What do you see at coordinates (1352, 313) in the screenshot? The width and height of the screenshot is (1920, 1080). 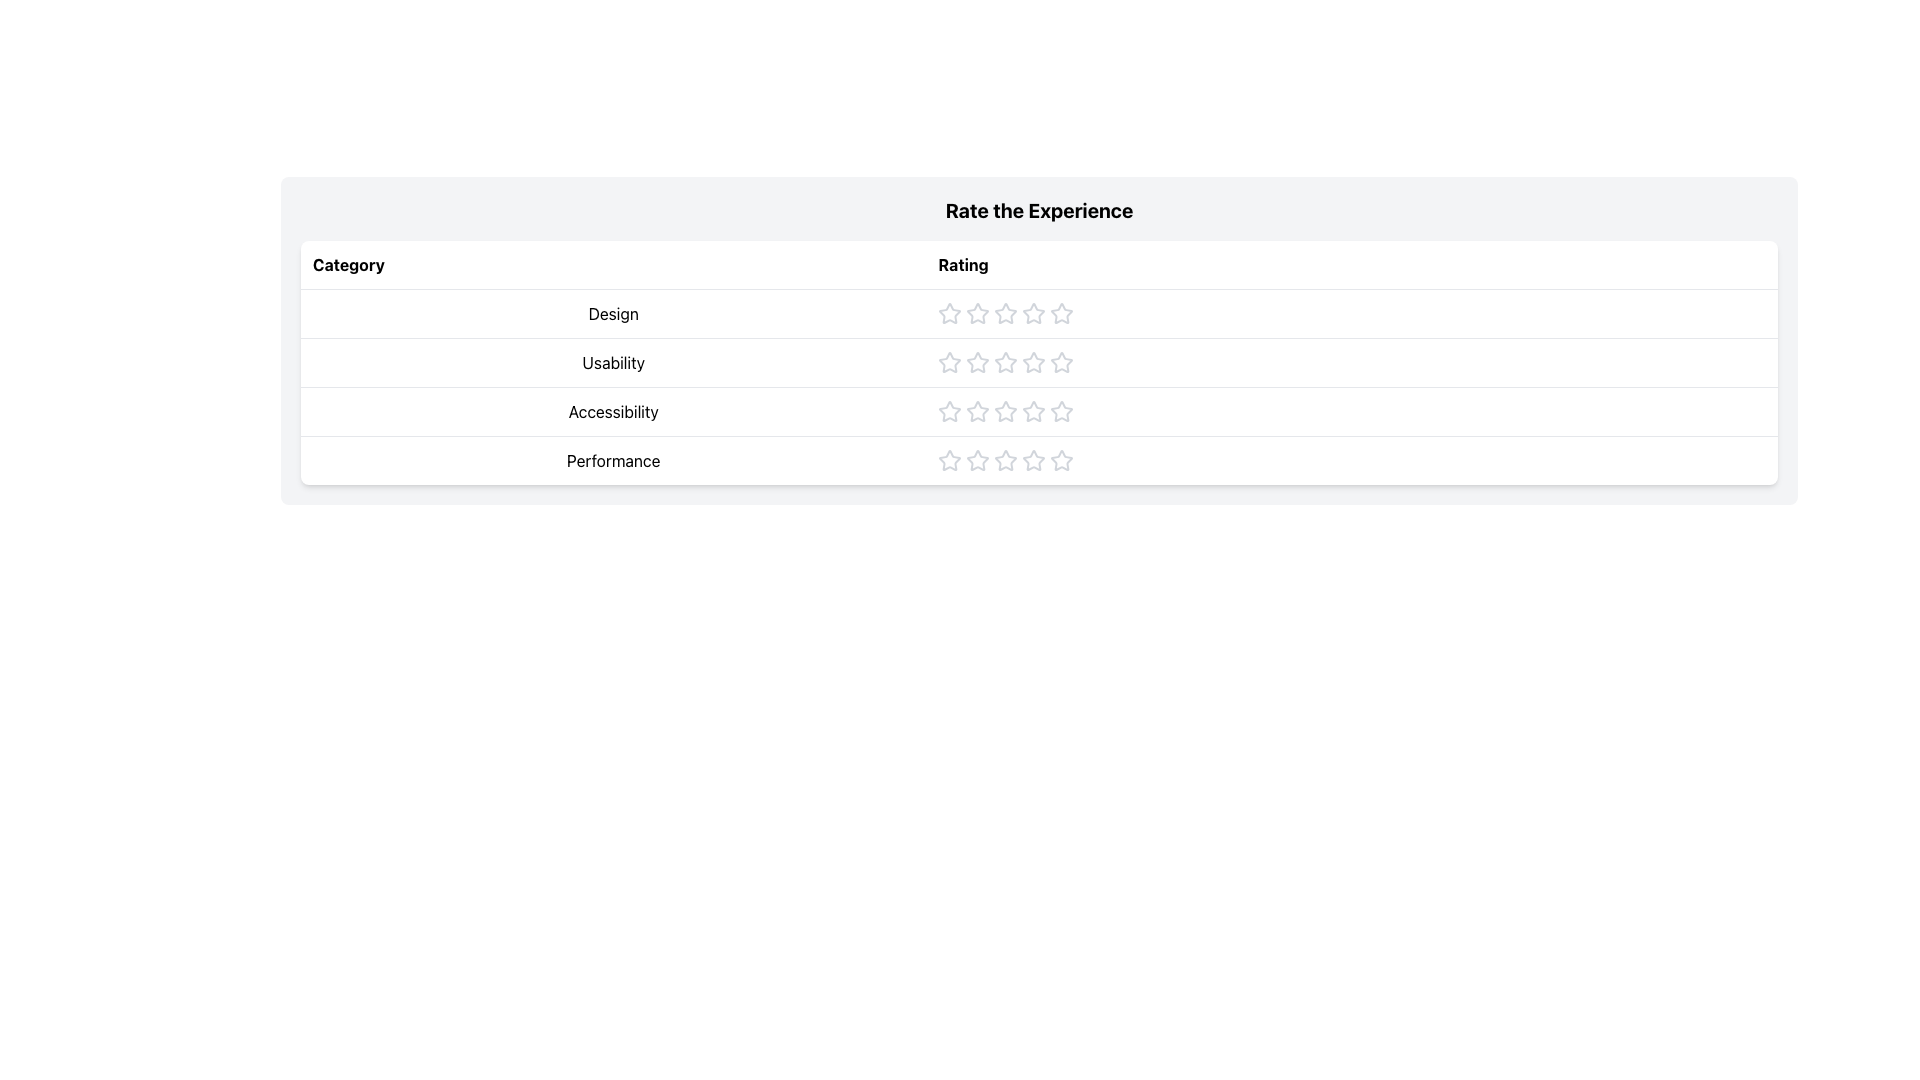 I see `the star icons in the 'Rating' column of the 'Design' row` at bounding box center [1352, 313].